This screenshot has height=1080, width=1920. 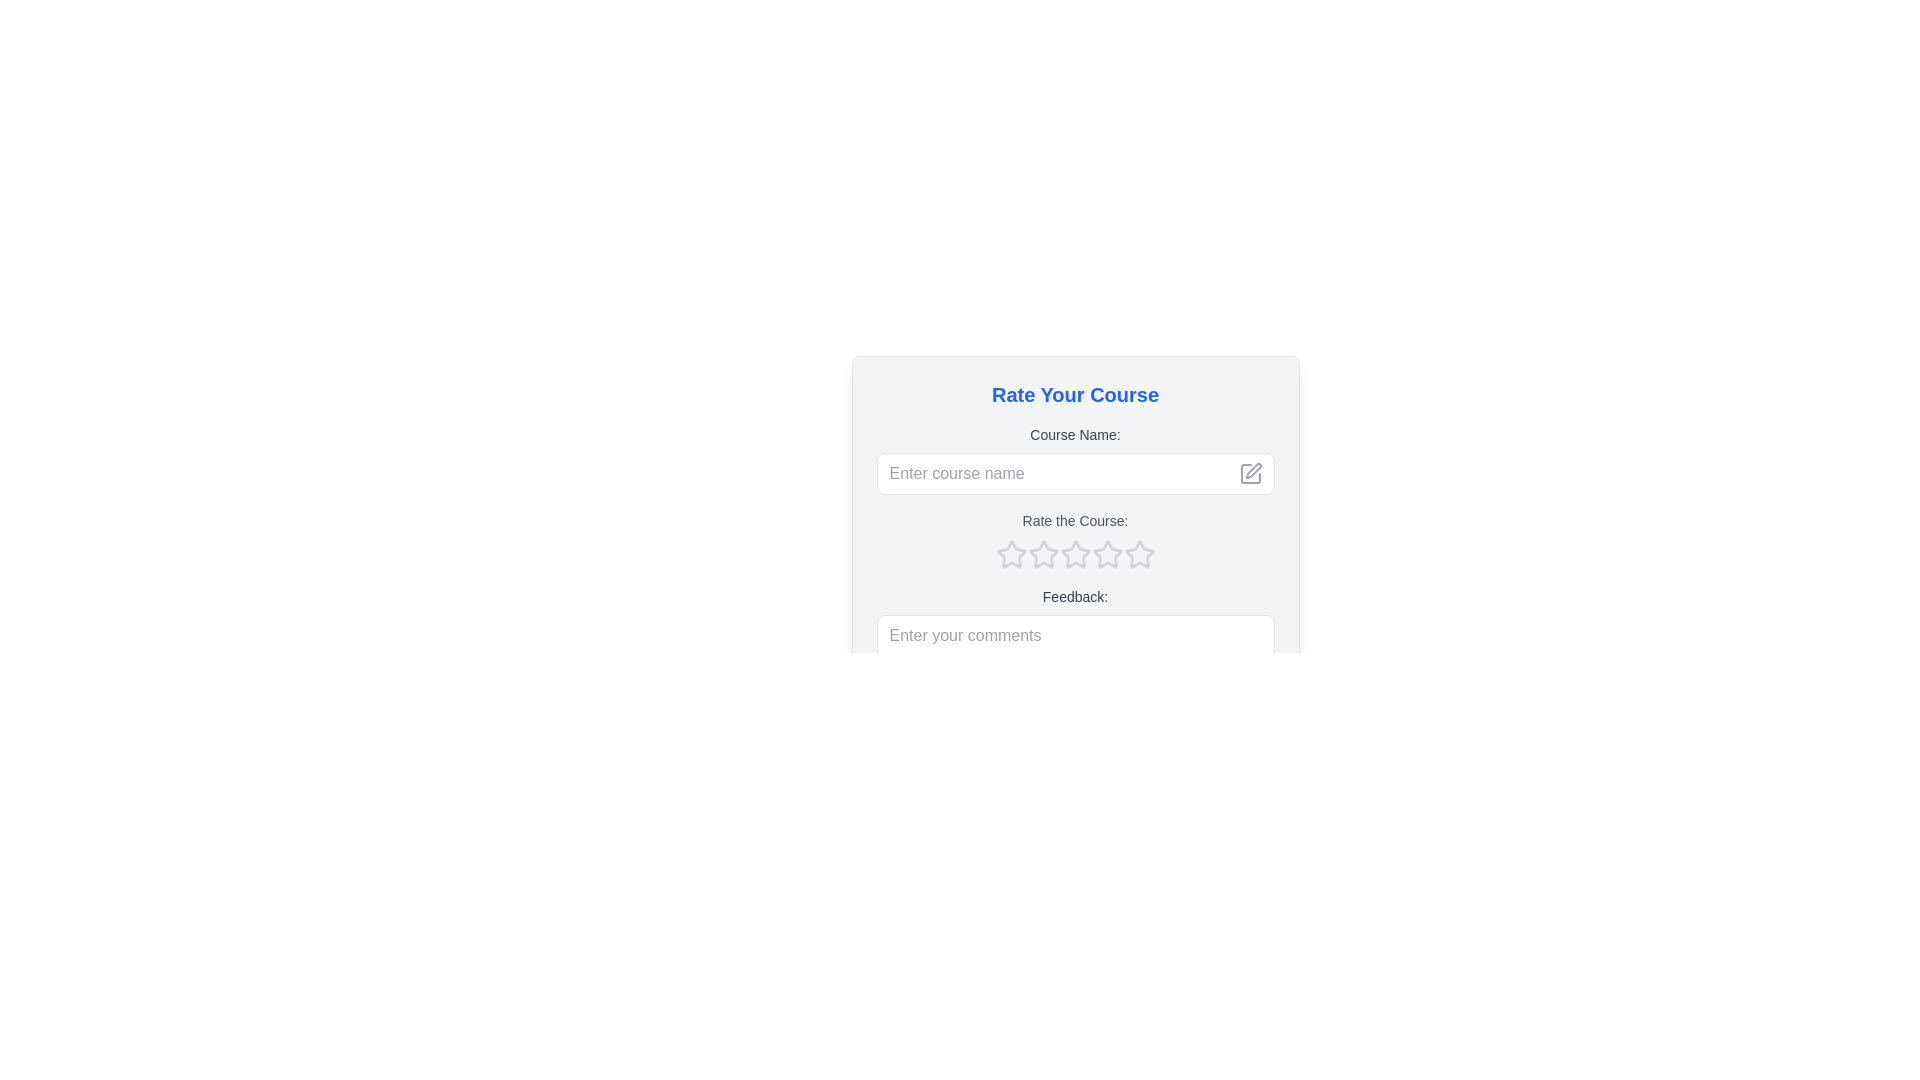 What do you see at coordinates (1139, 554) in the screenshot?
I see `the fourth star in the five-star rating component` at bounding box center [1139, 554].